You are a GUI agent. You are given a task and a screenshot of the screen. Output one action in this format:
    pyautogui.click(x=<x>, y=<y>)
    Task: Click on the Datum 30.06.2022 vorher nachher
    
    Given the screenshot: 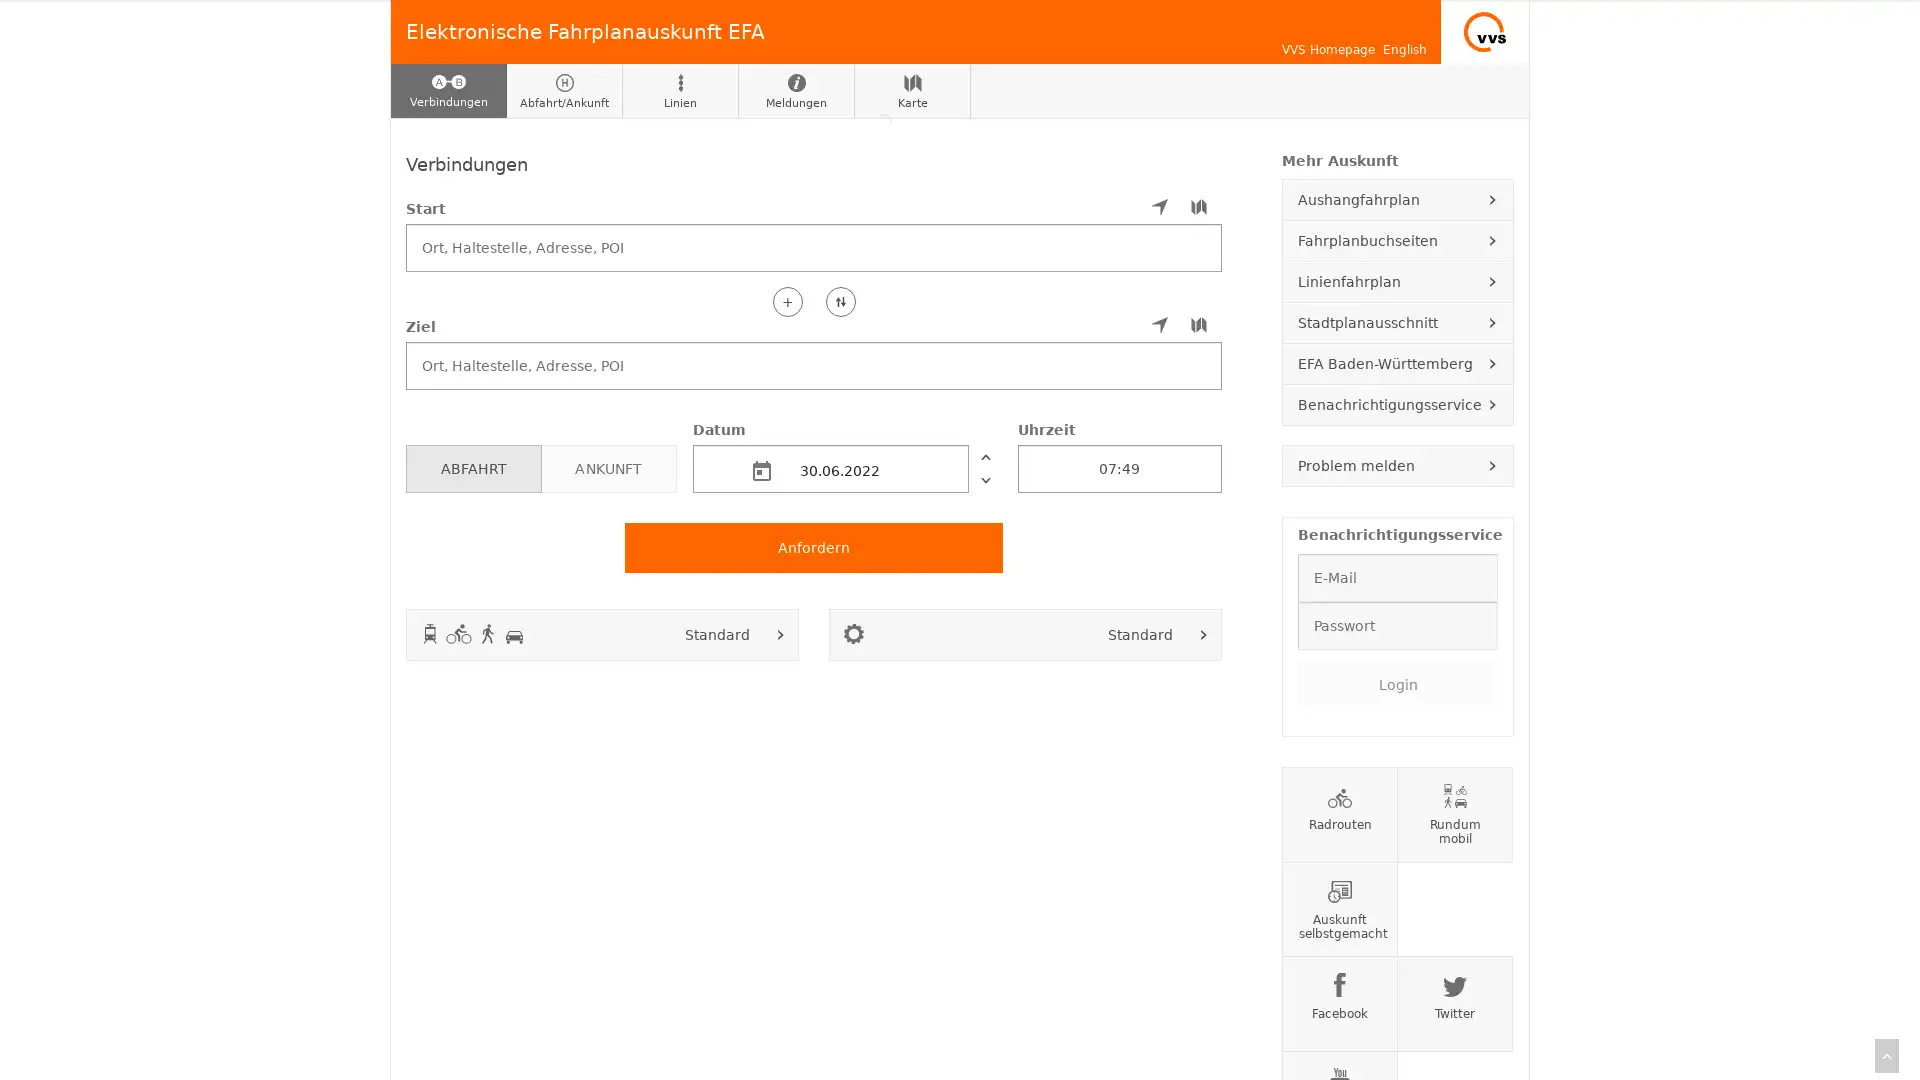 What is the action you would take?
    pyautogui.click(x=846, y=455)
    